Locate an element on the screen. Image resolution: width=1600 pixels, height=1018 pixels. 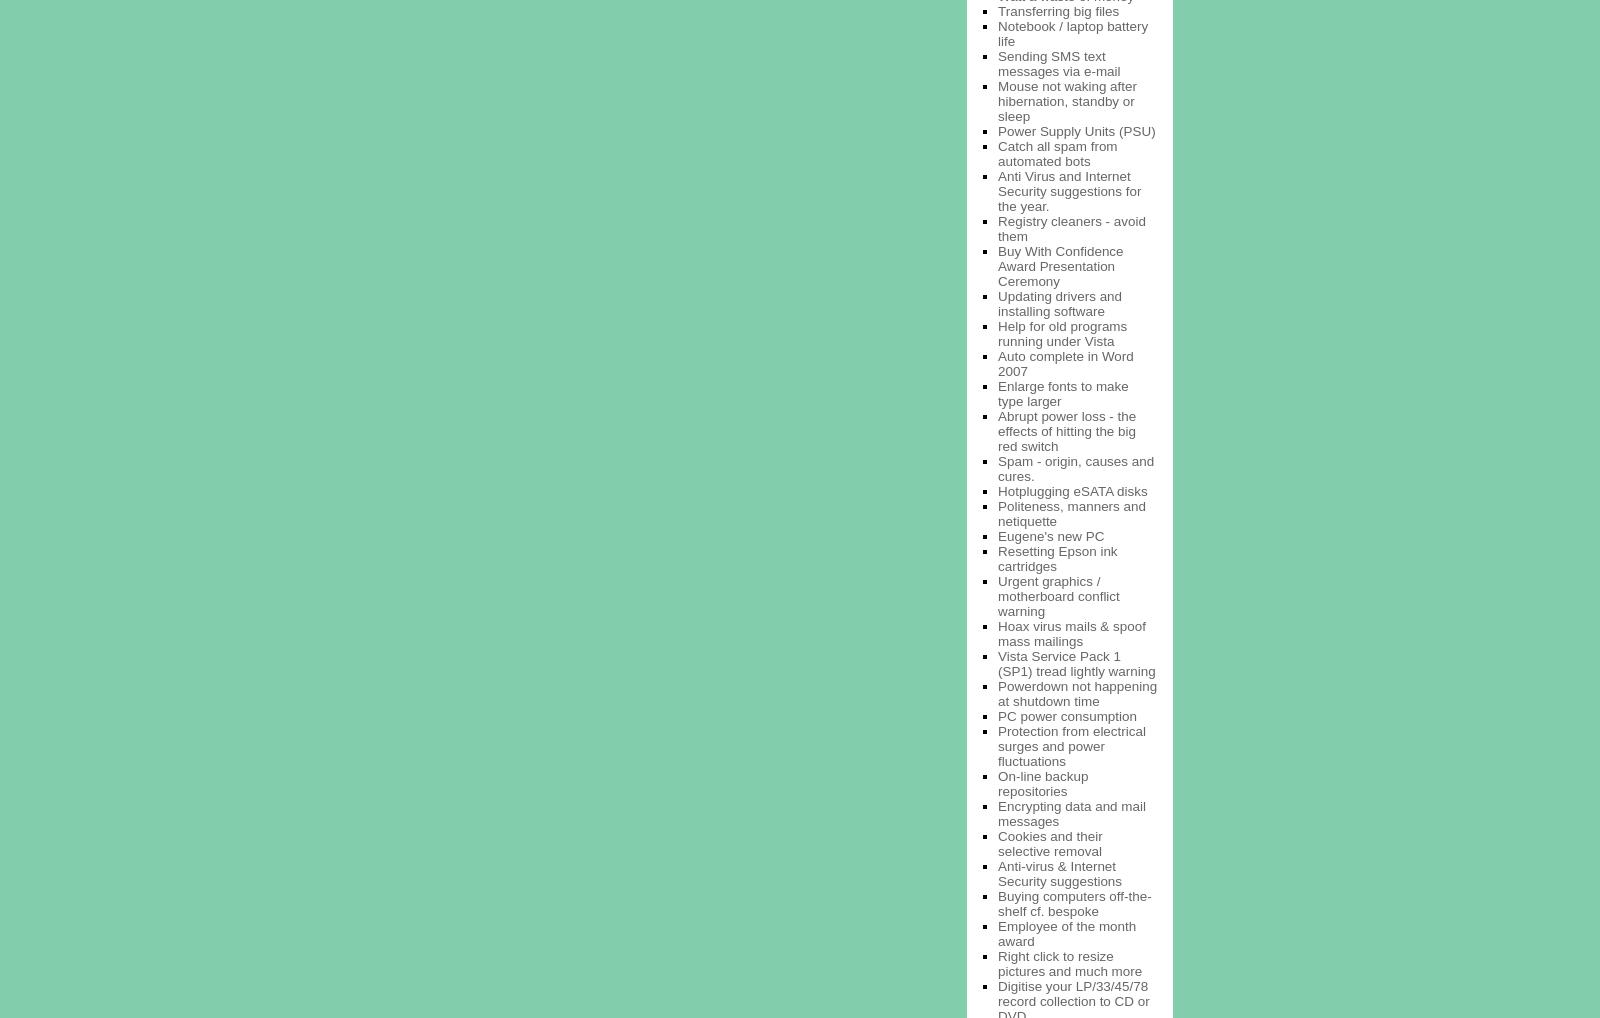
'Buying computers off-the-shelf cf. bespoke' is located at coordinates (1074, 902).